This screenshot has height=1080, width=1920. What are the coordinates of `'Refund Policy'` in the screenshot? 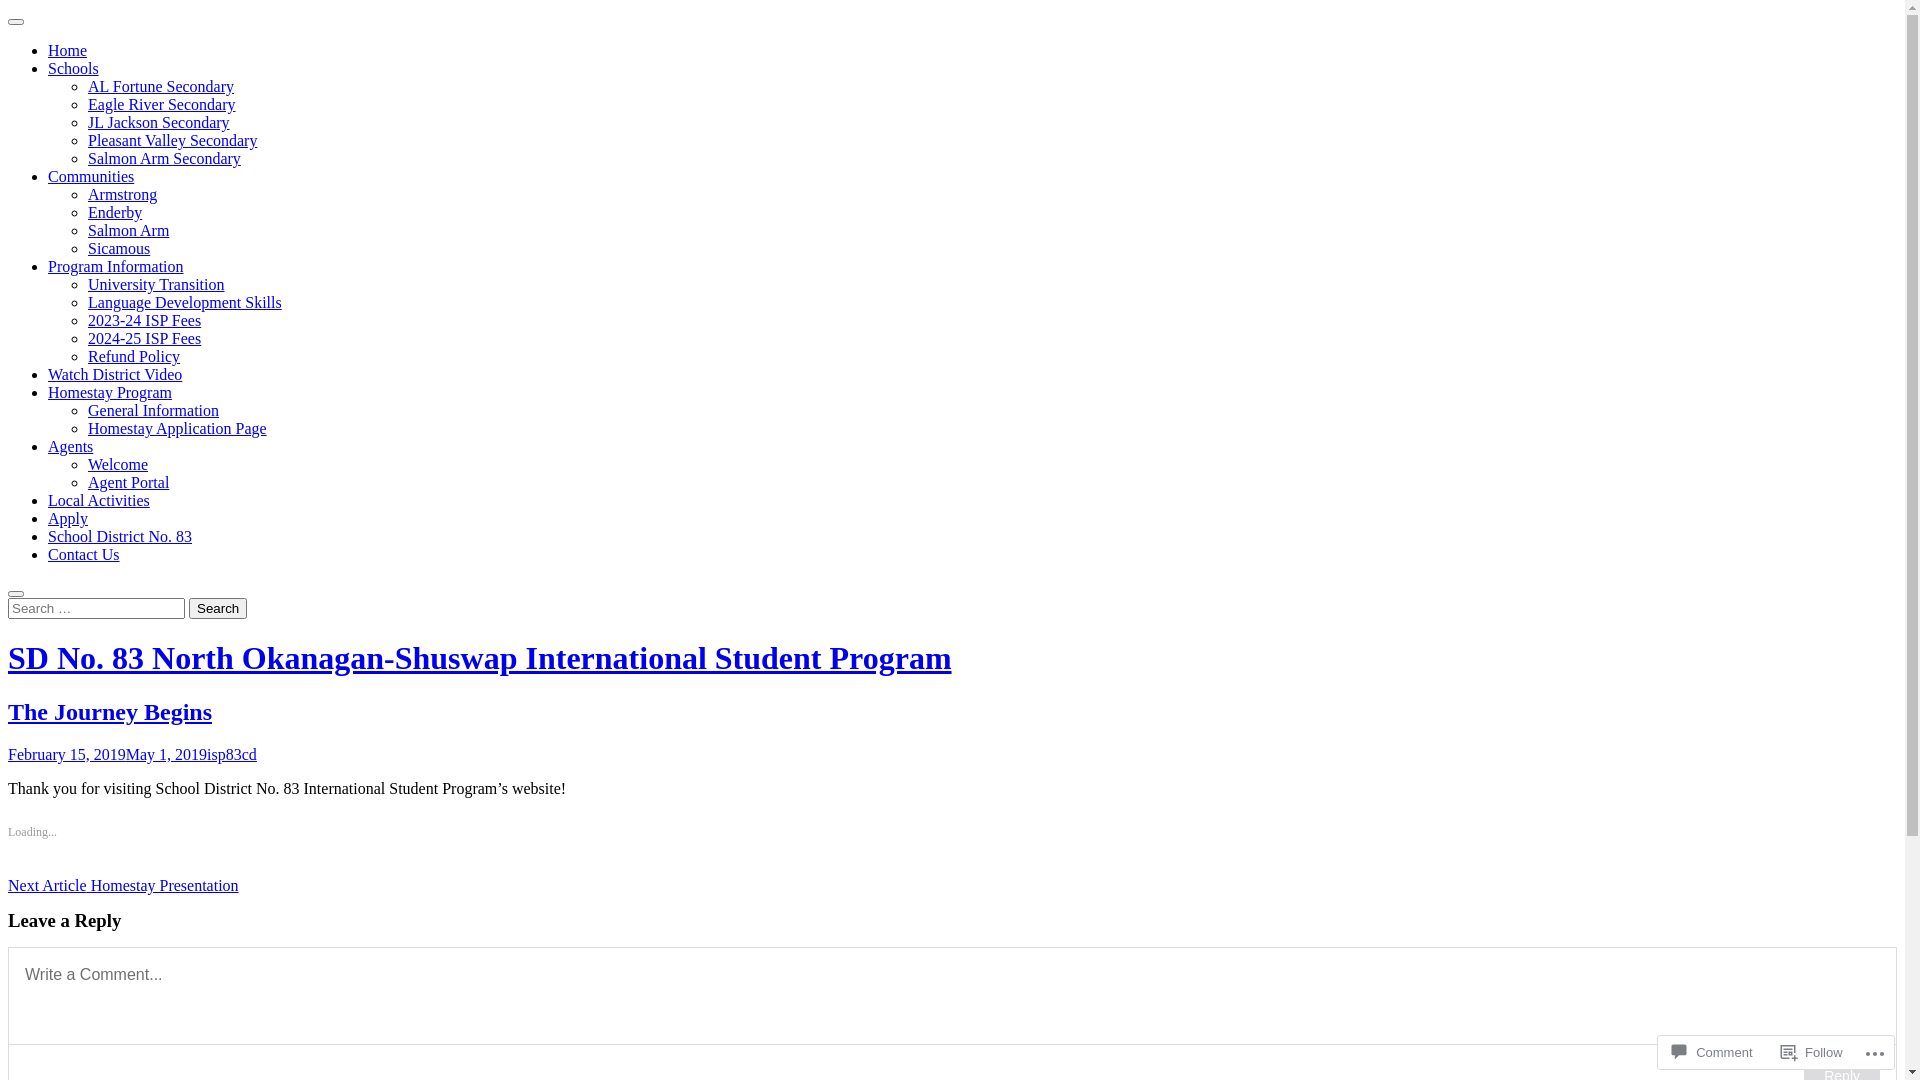 It's located at (86, 355).